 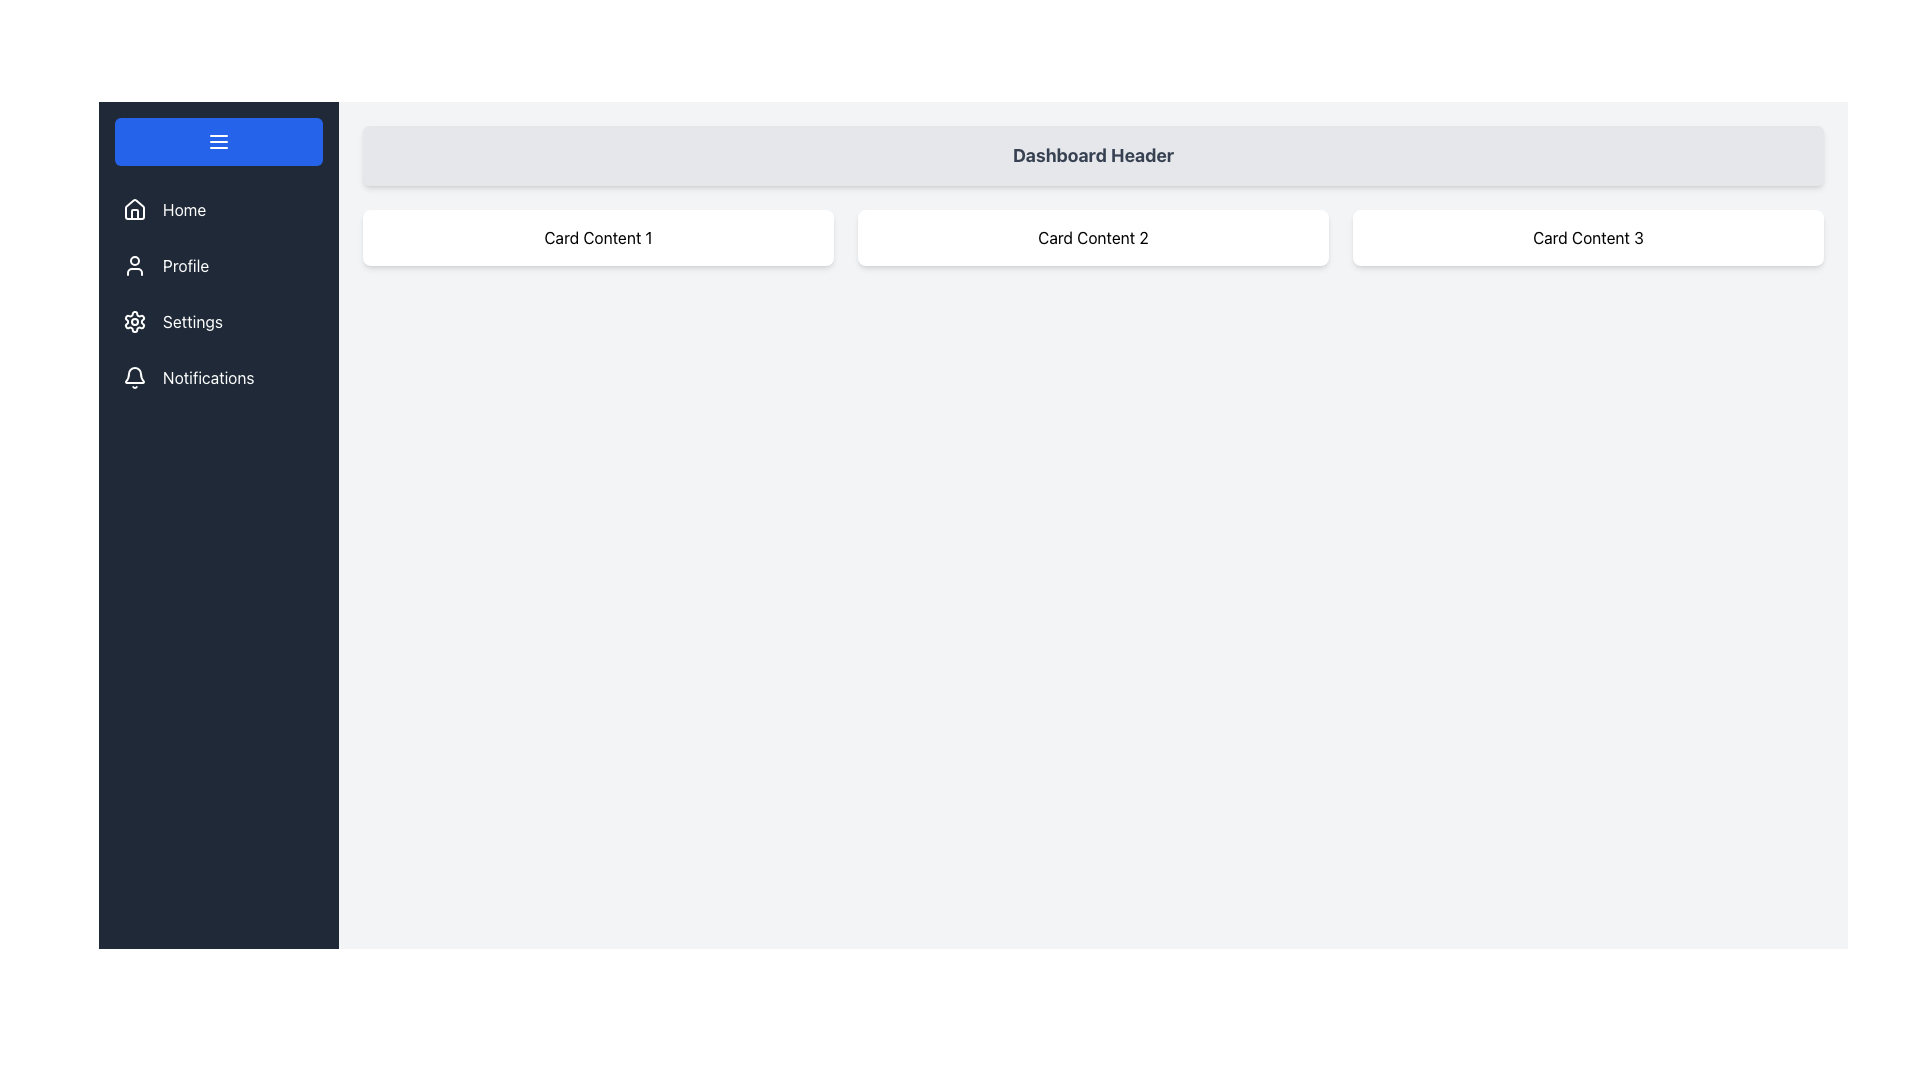 I want to click on the first menu item in the vertical sidebar navigation, so click(x=219, y=209).